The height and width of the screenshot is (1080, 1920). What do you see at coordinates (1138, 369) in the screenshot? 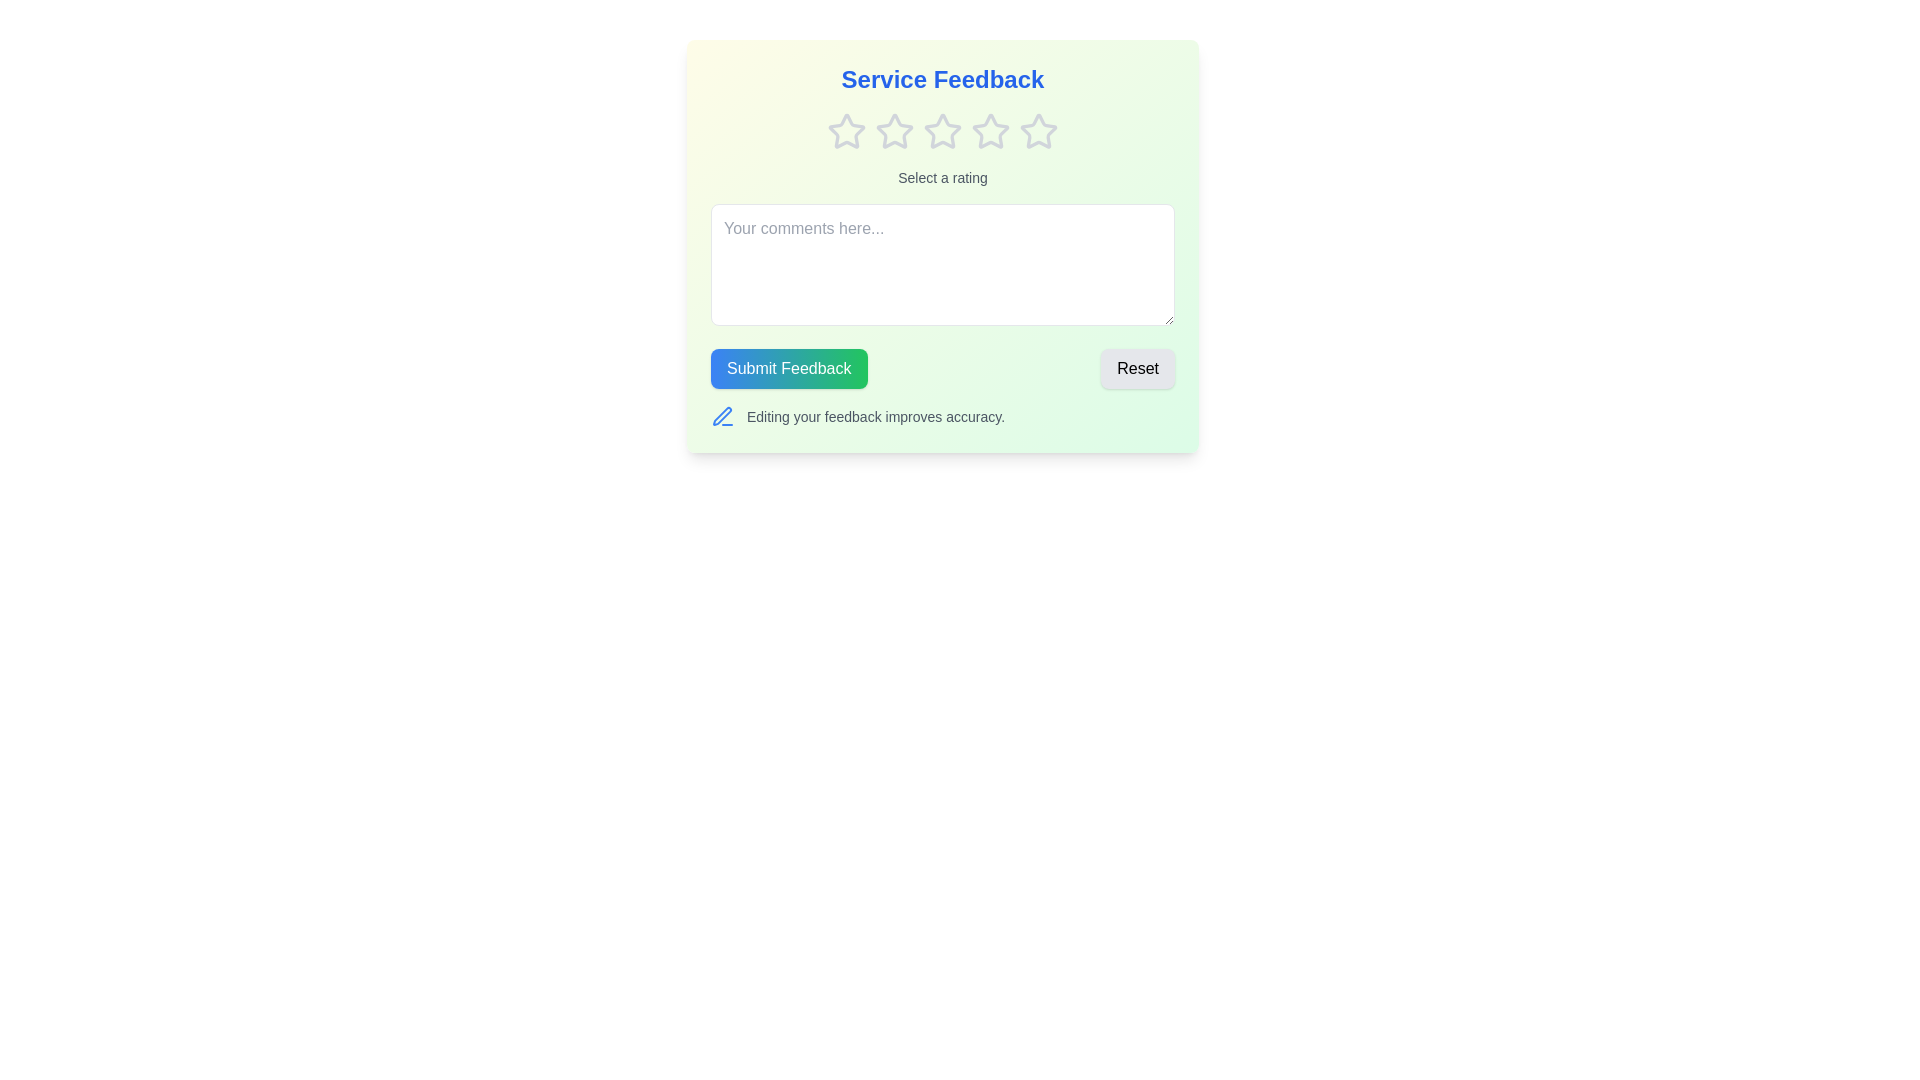
I see `the 'Reset' button located to the right of the 'Submit Feedback' button at the bottom of the feedback form via keyboard navigation` at bounding box center [1138, 369].